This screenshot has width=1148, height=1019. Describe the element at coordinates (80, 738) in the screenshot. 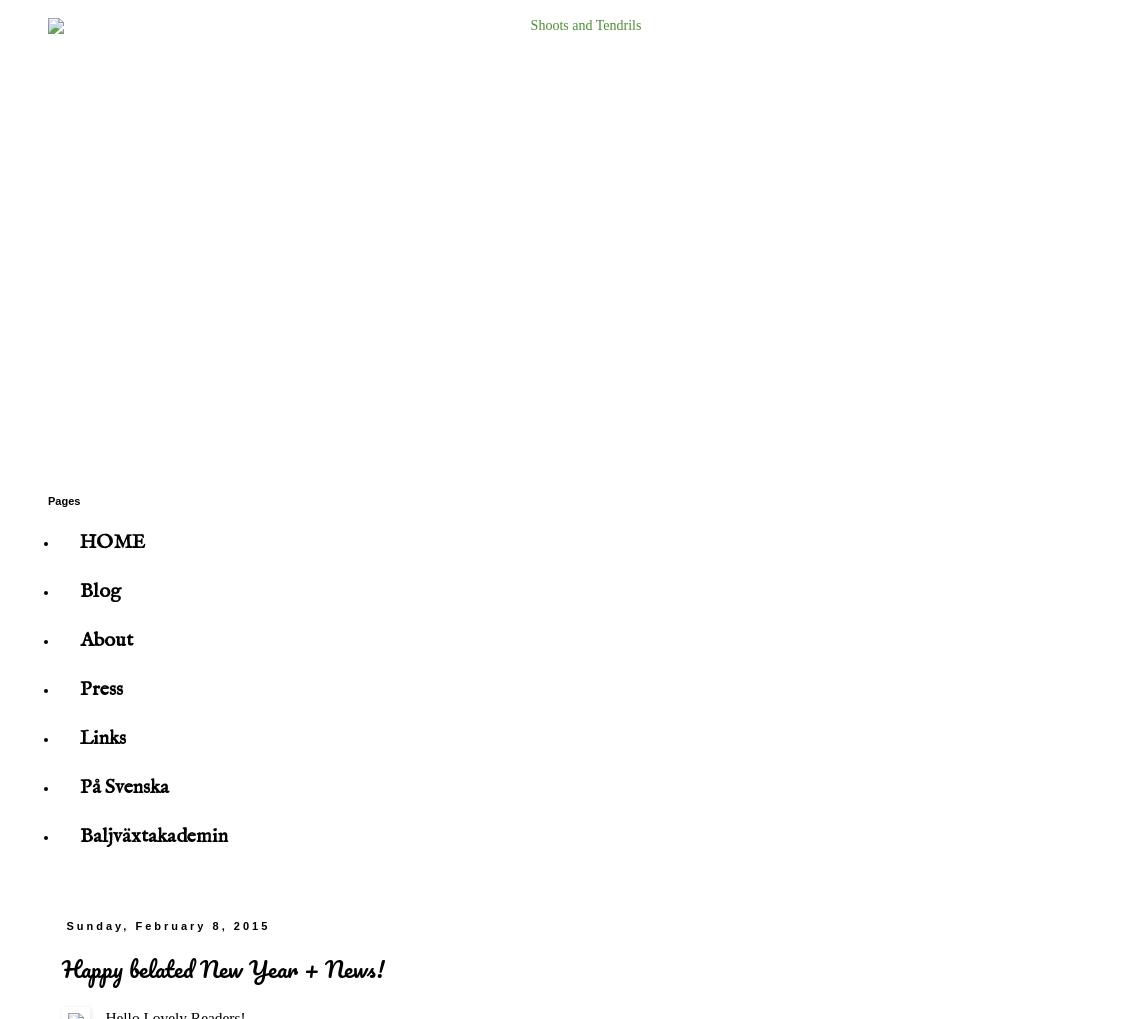

I see `'Links'` at that location.